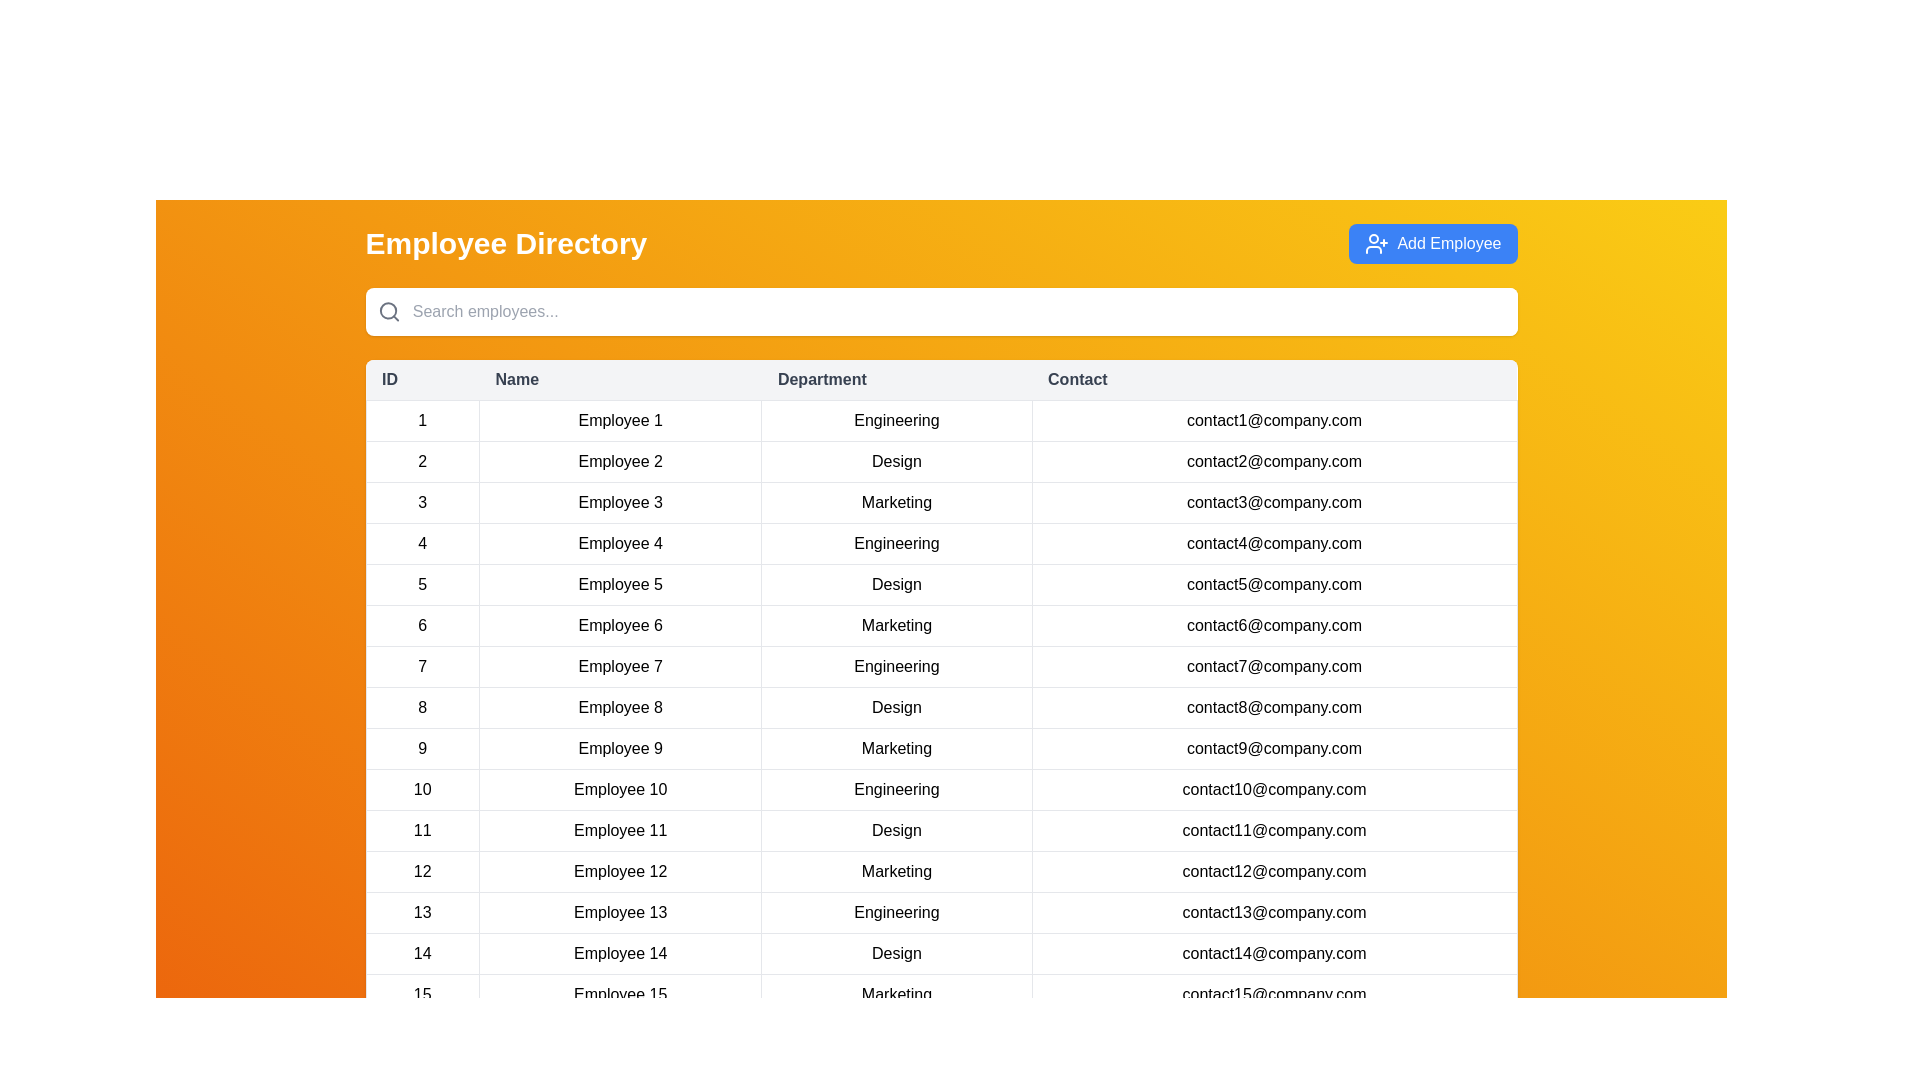  What do you see at coordinates (896, 380) in the screenshot?
I see `the column header Department to sort the table by that column` at bounding box center [896, 380].